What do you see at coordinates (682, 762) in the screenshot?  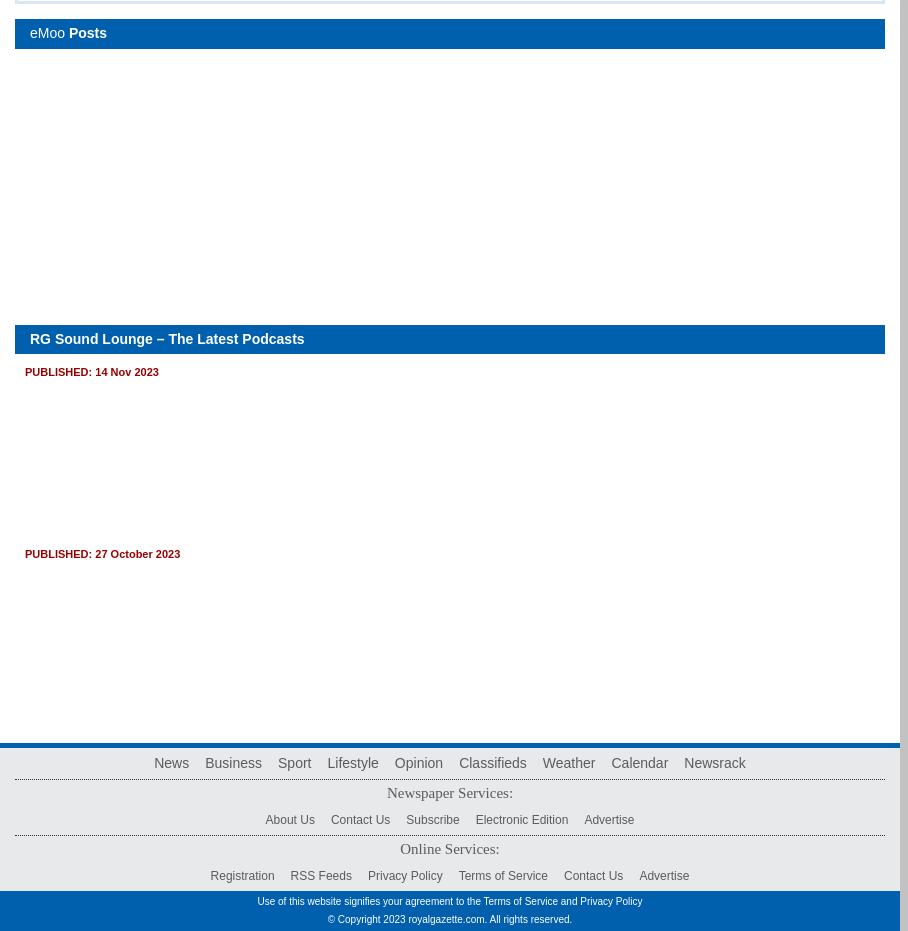 I see `'Newsrack'` at bounding box center [682, 762].